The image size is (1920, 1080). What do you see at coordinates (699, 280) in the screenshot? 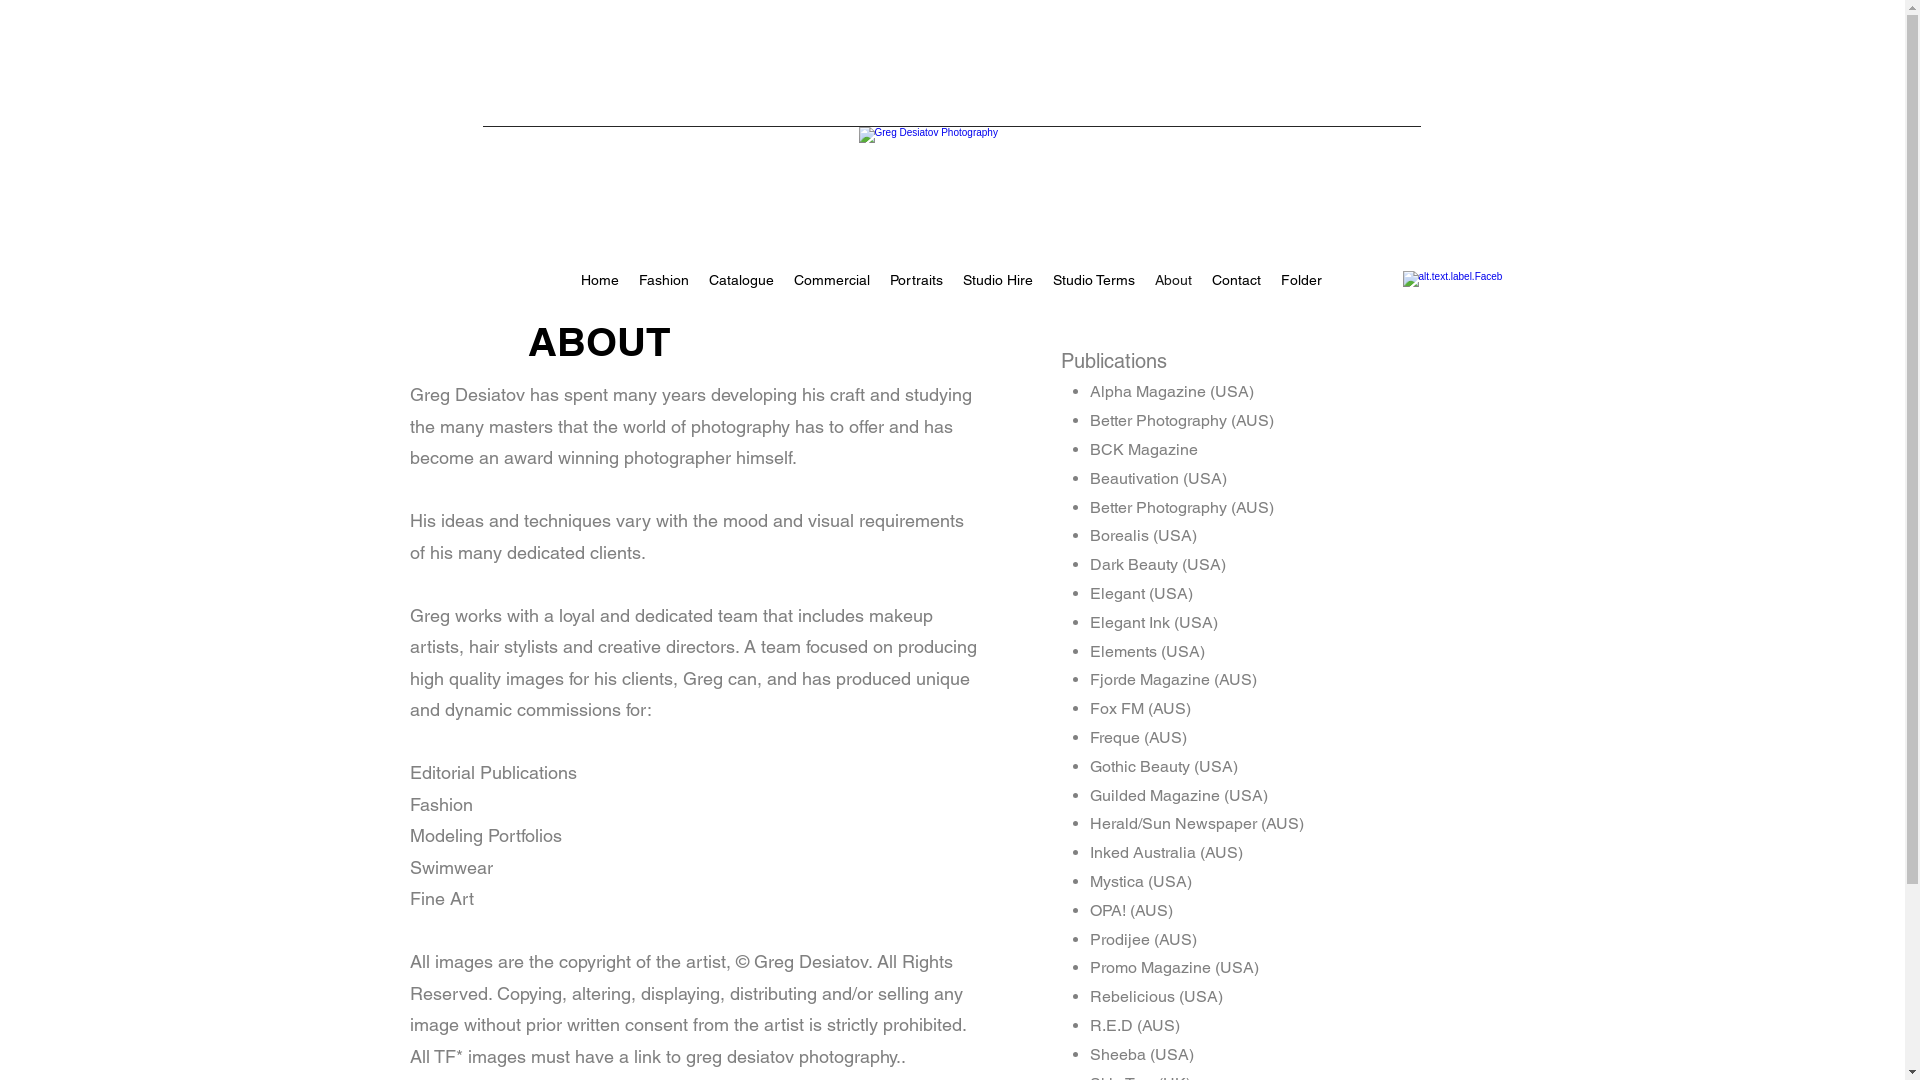
I see `'Catalogue'` at bounding box center [699, 280].